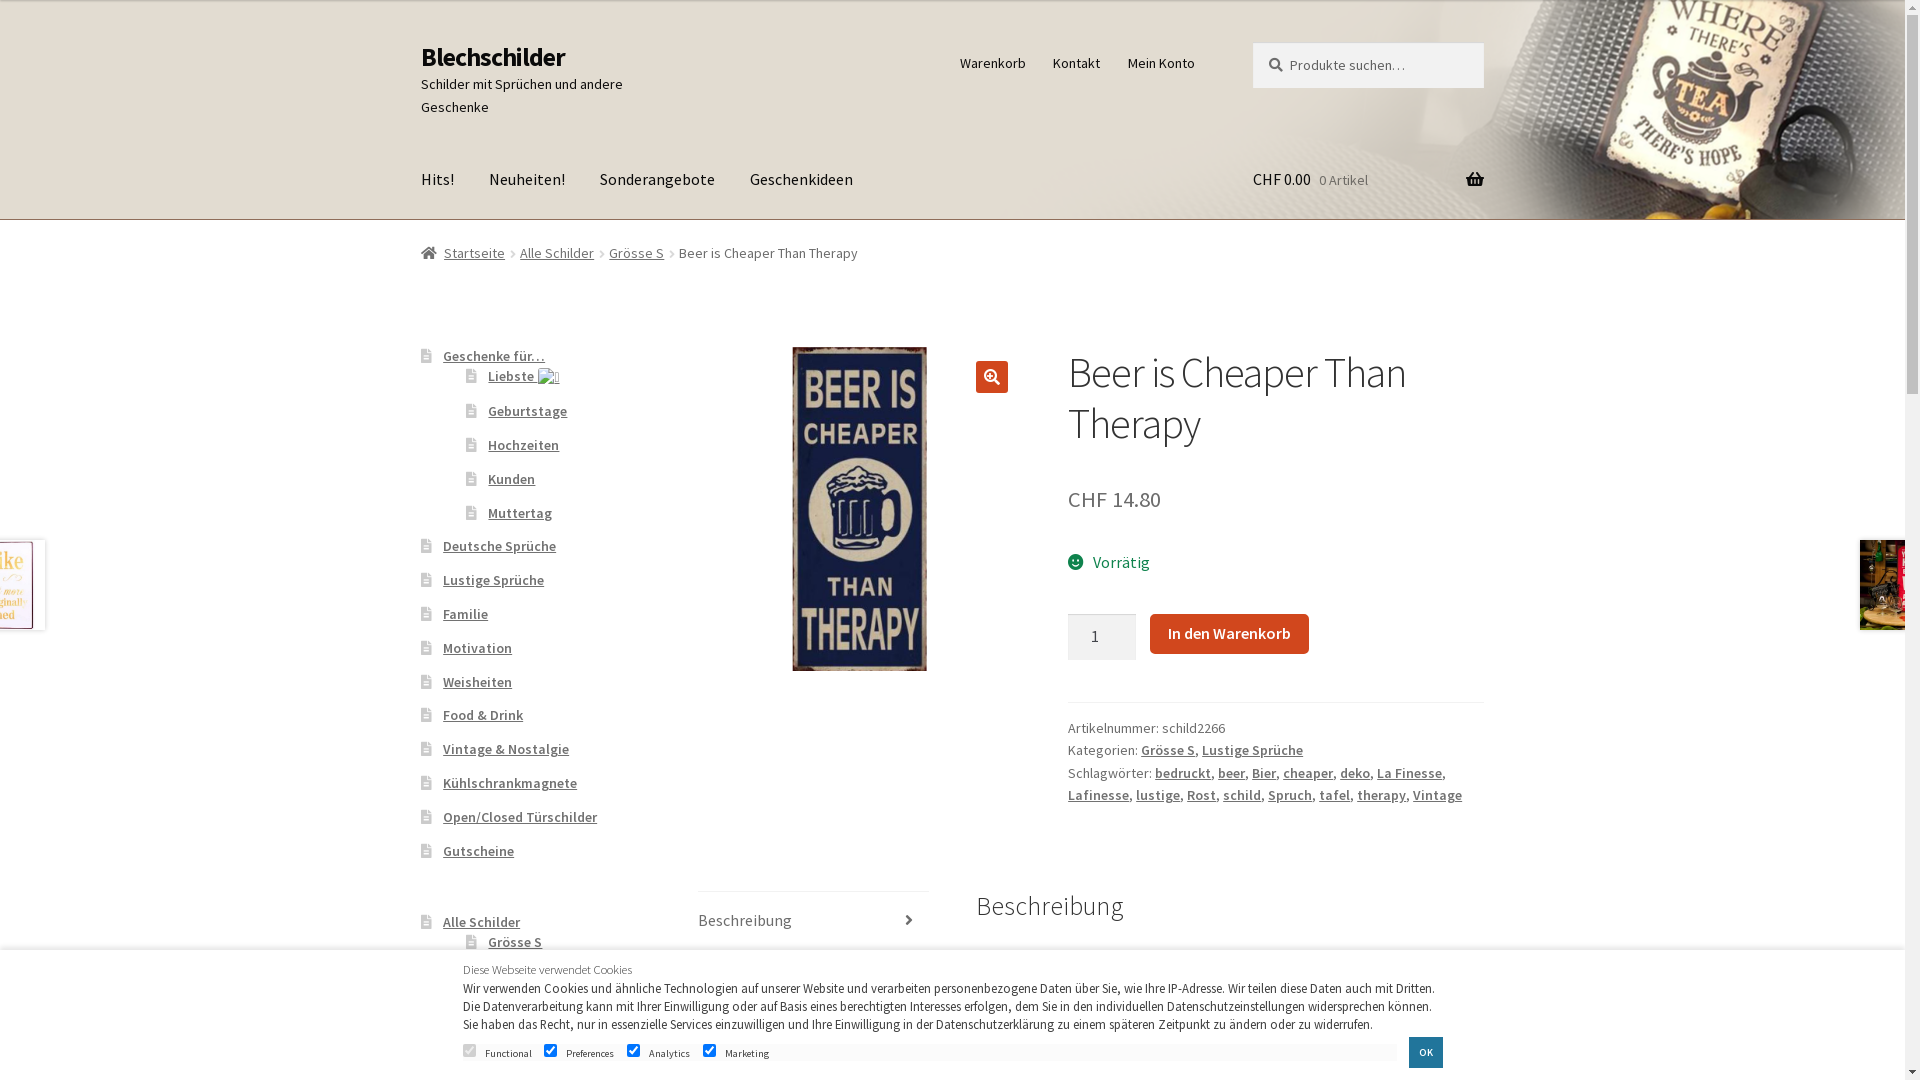  What do you see at coordinates (511, 478) in the screenshot?
I see `'Kunden'` at bounding box center [511, 478].